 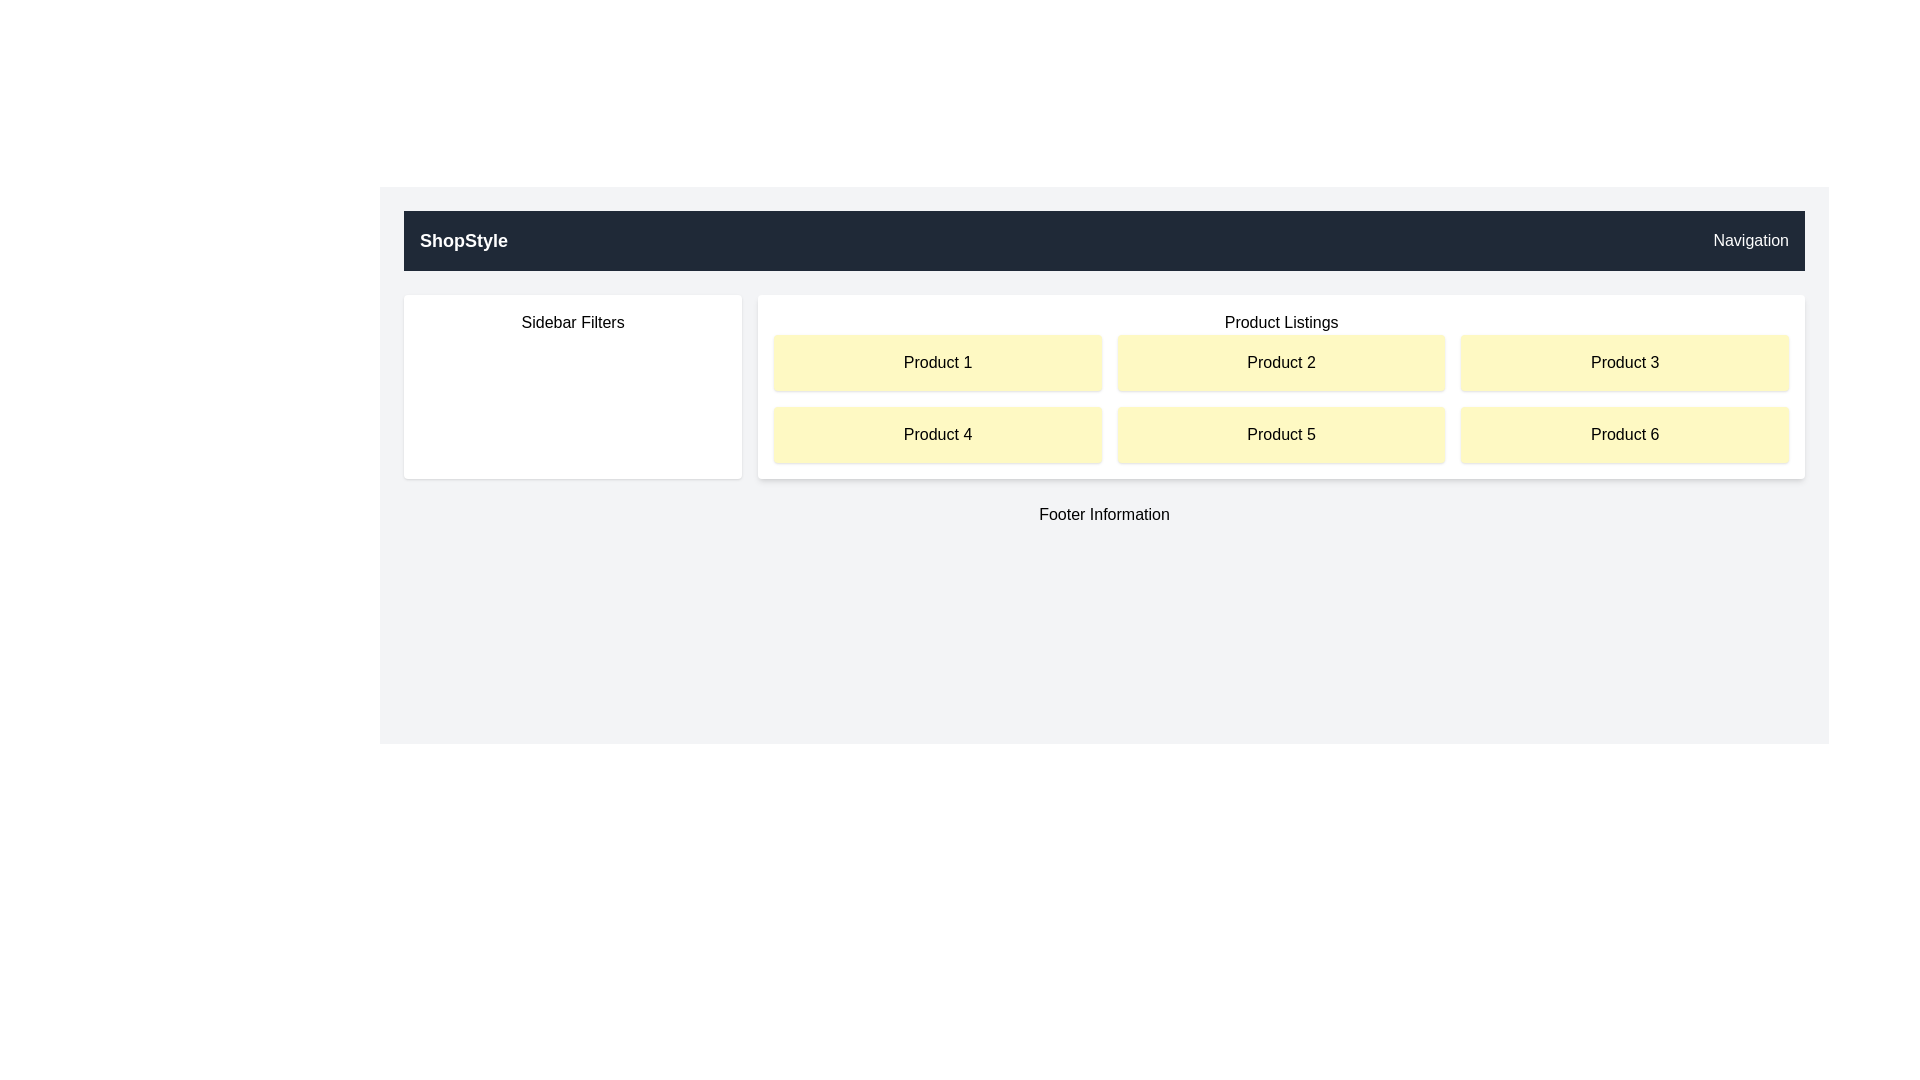 What do you see at coordinates (1625, 362) in the screenshot?
I see `the 'Product 3' text label, which is a rectangular element with a light yellow background and rounded corners, displayed in bold black font` at bounding box center [1625, 362].